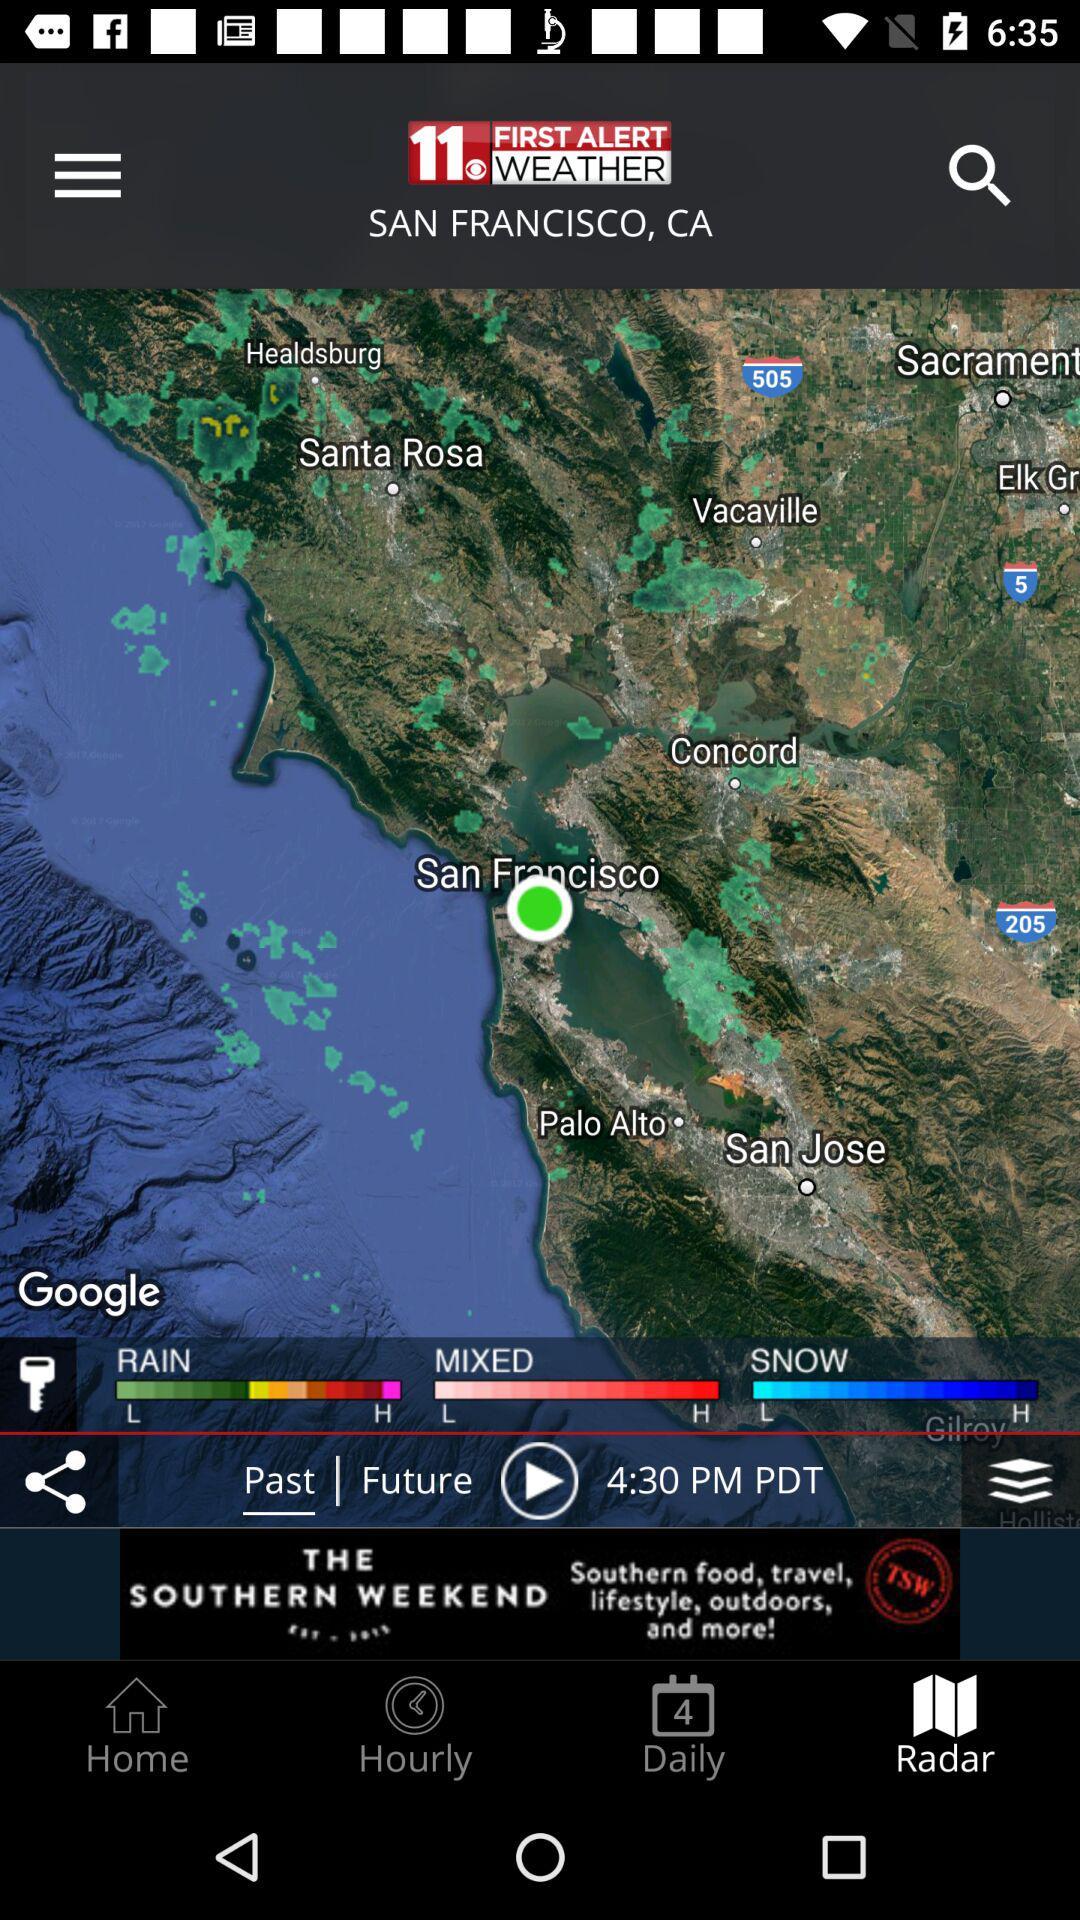  What do you see at coordinates (682, 1726) in the screenshot?
I see `third option at bottom of page` at bounding box center [682, 1726].